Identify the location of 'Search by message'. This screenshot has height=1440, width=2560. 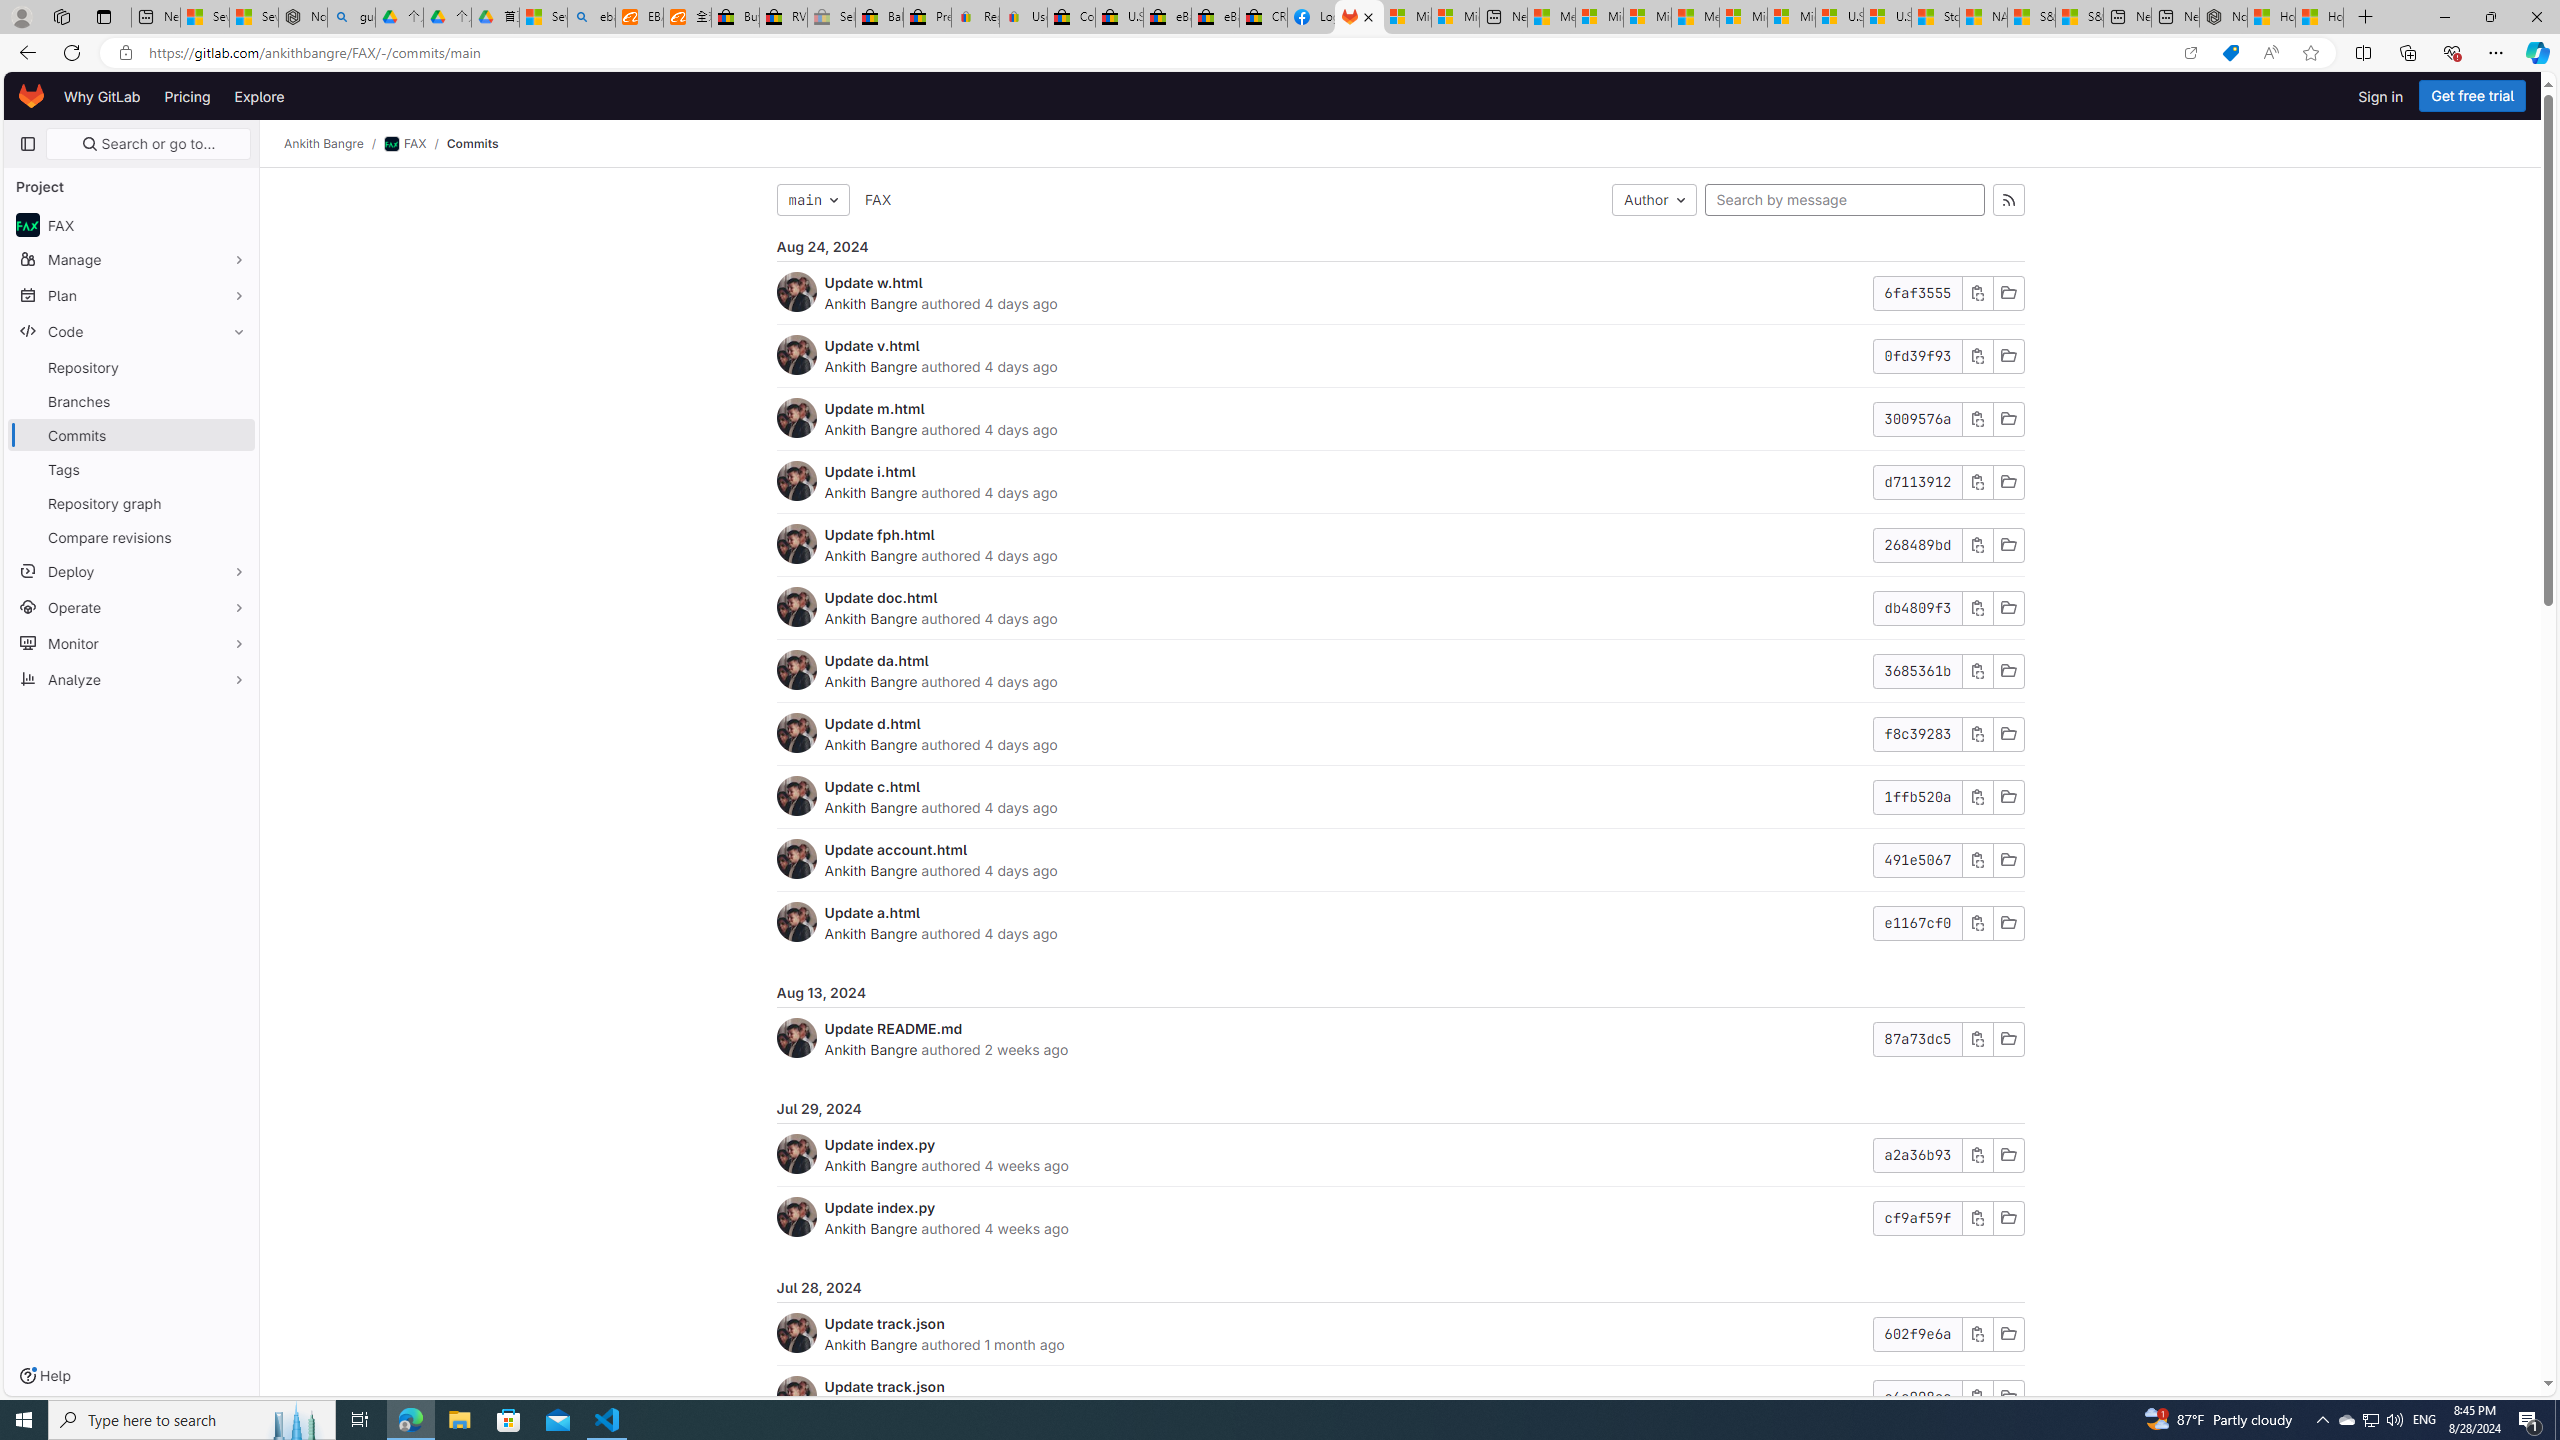
(1843, 199).